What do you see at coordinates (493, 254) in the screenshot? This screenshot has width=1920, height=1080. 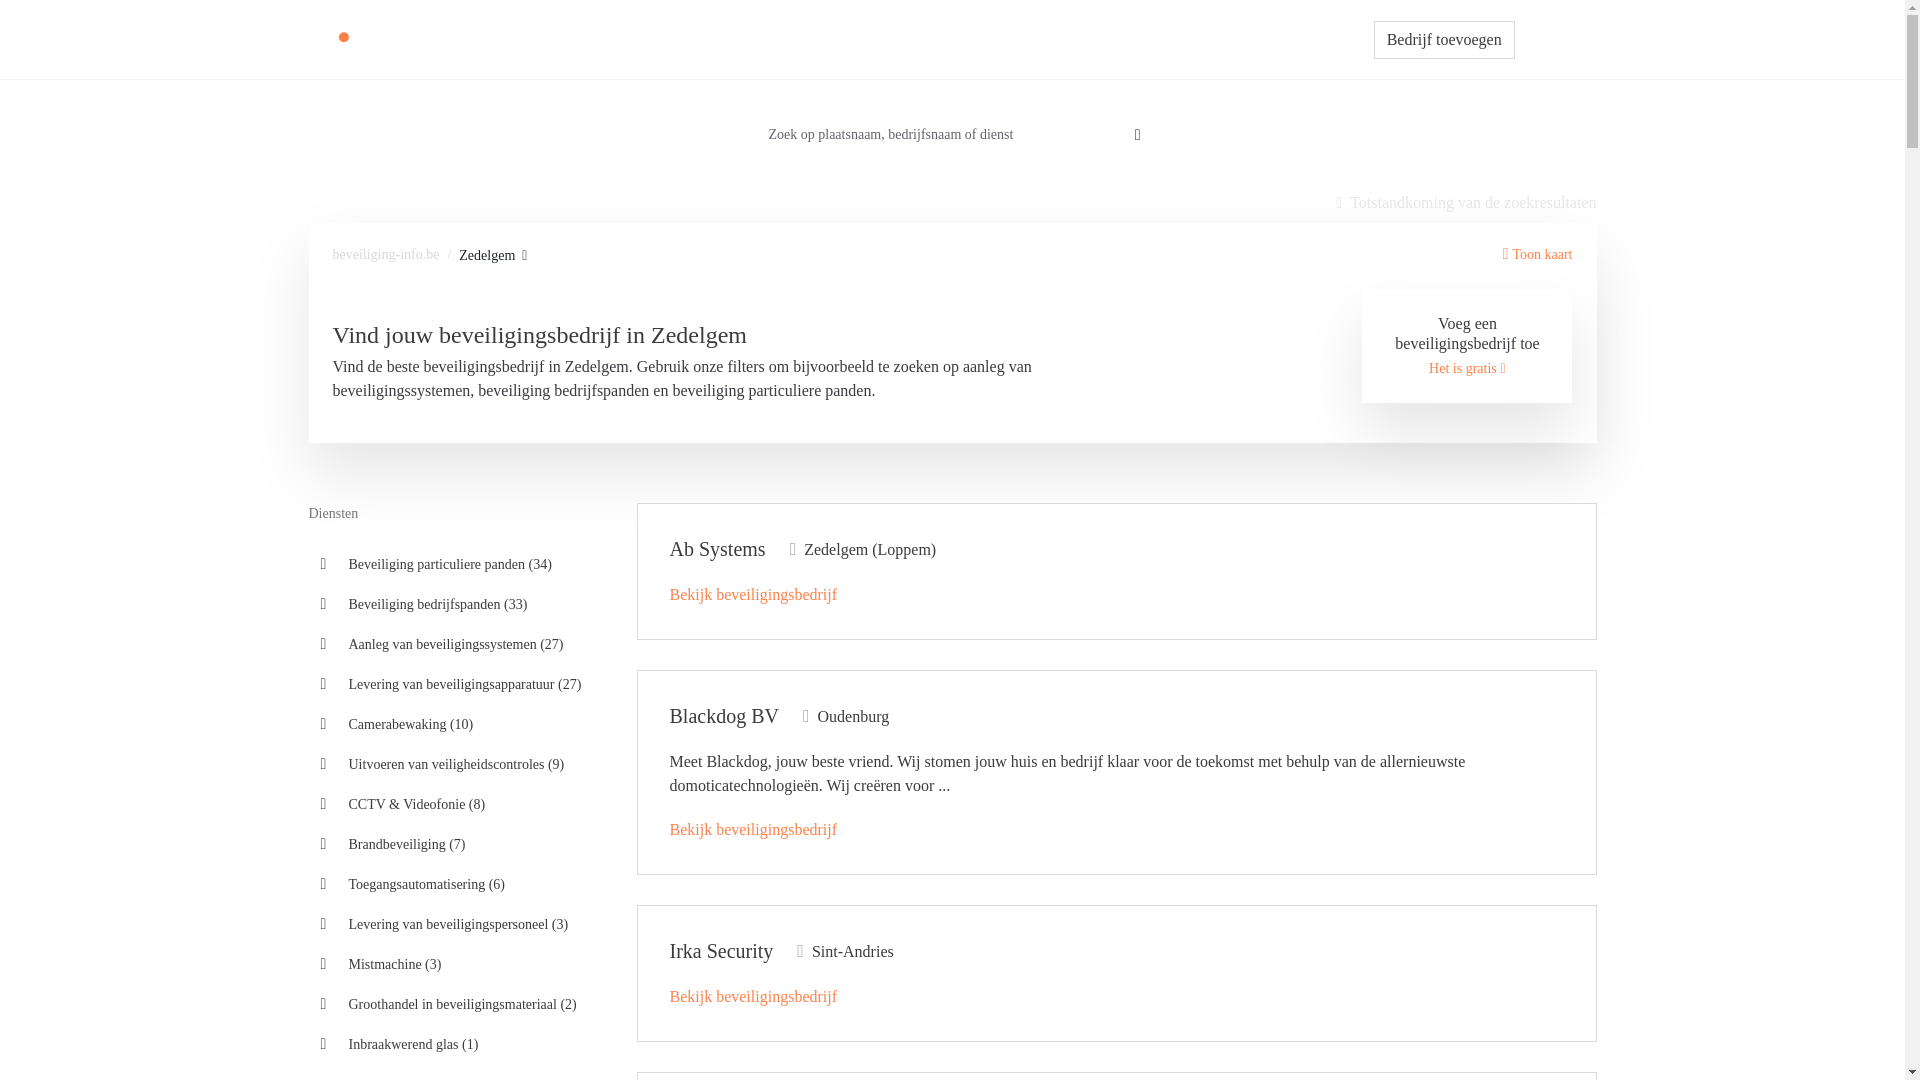 I see `'Zedelgem'` at bounding box center [493, 254].